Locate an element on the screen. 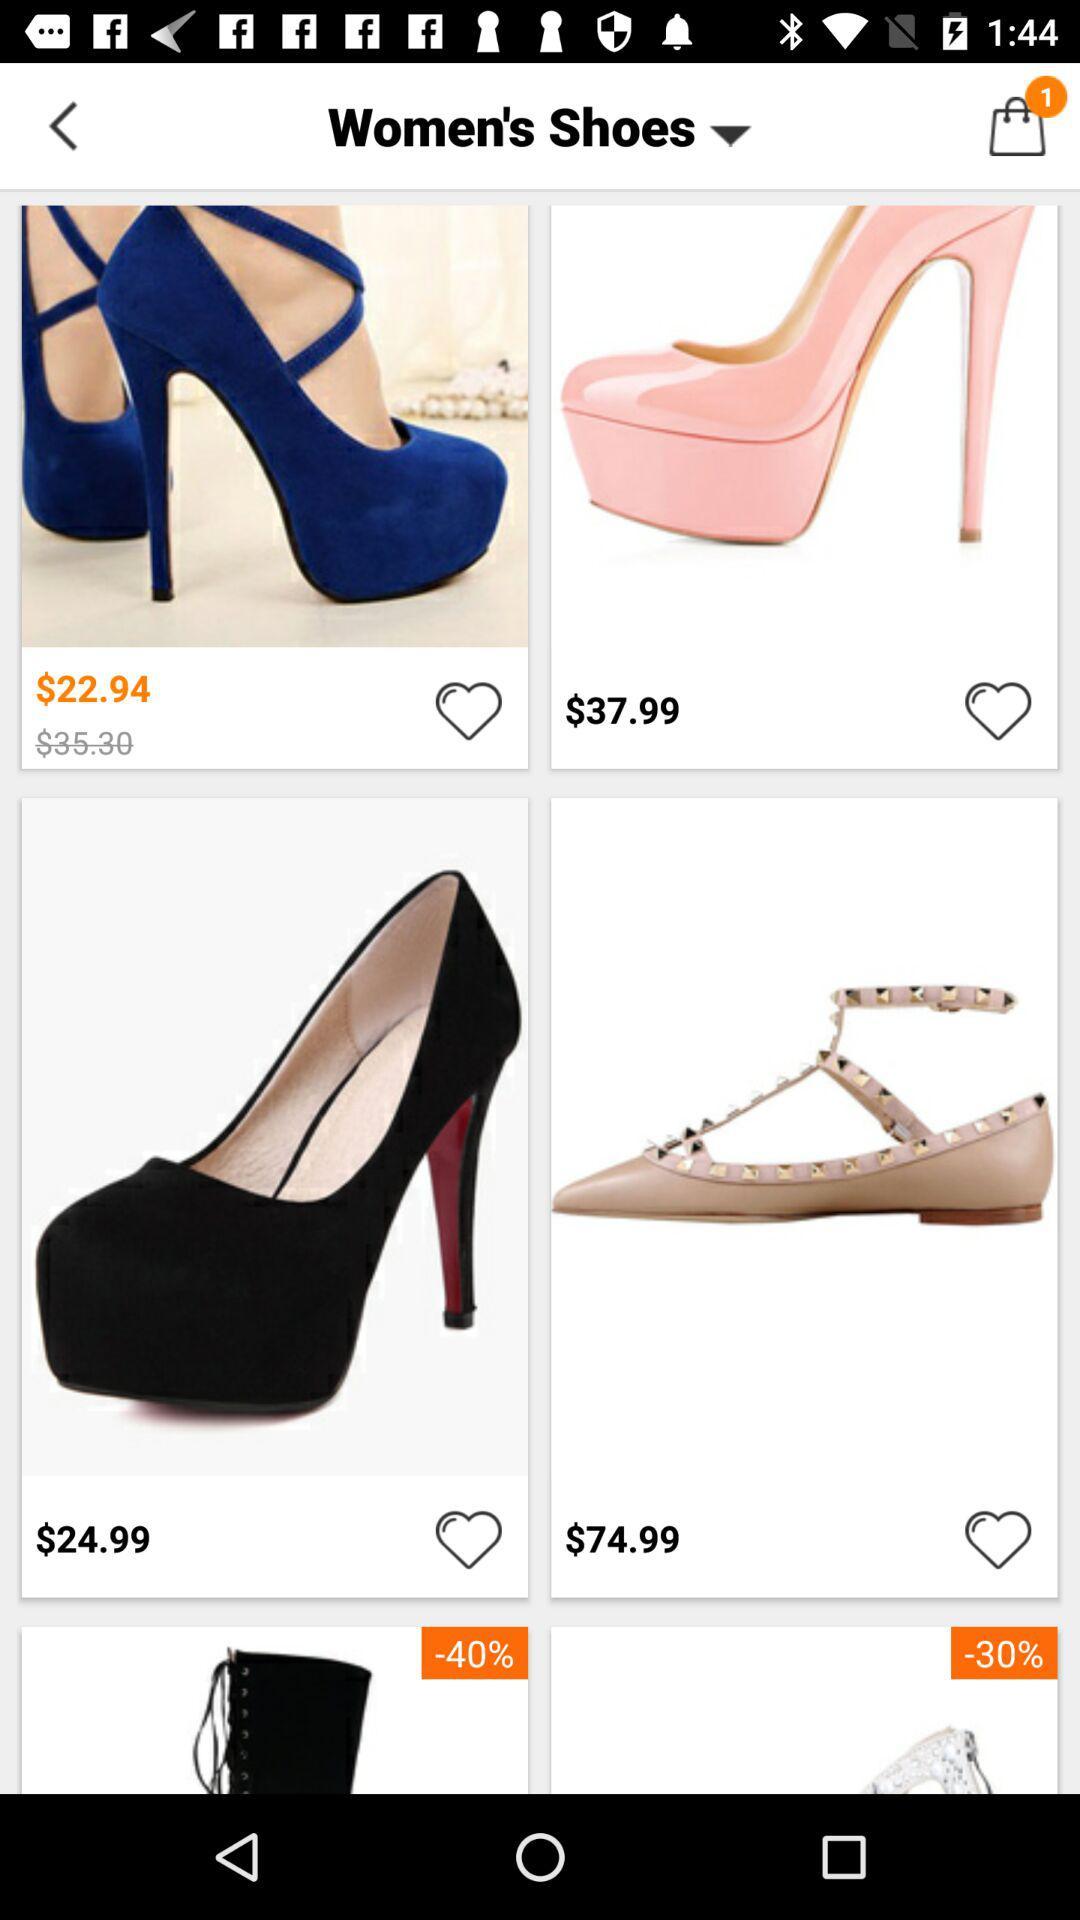 The height and width of the screenshot is (1920, 1080). to favorites is located at coordinates (998, 1537).